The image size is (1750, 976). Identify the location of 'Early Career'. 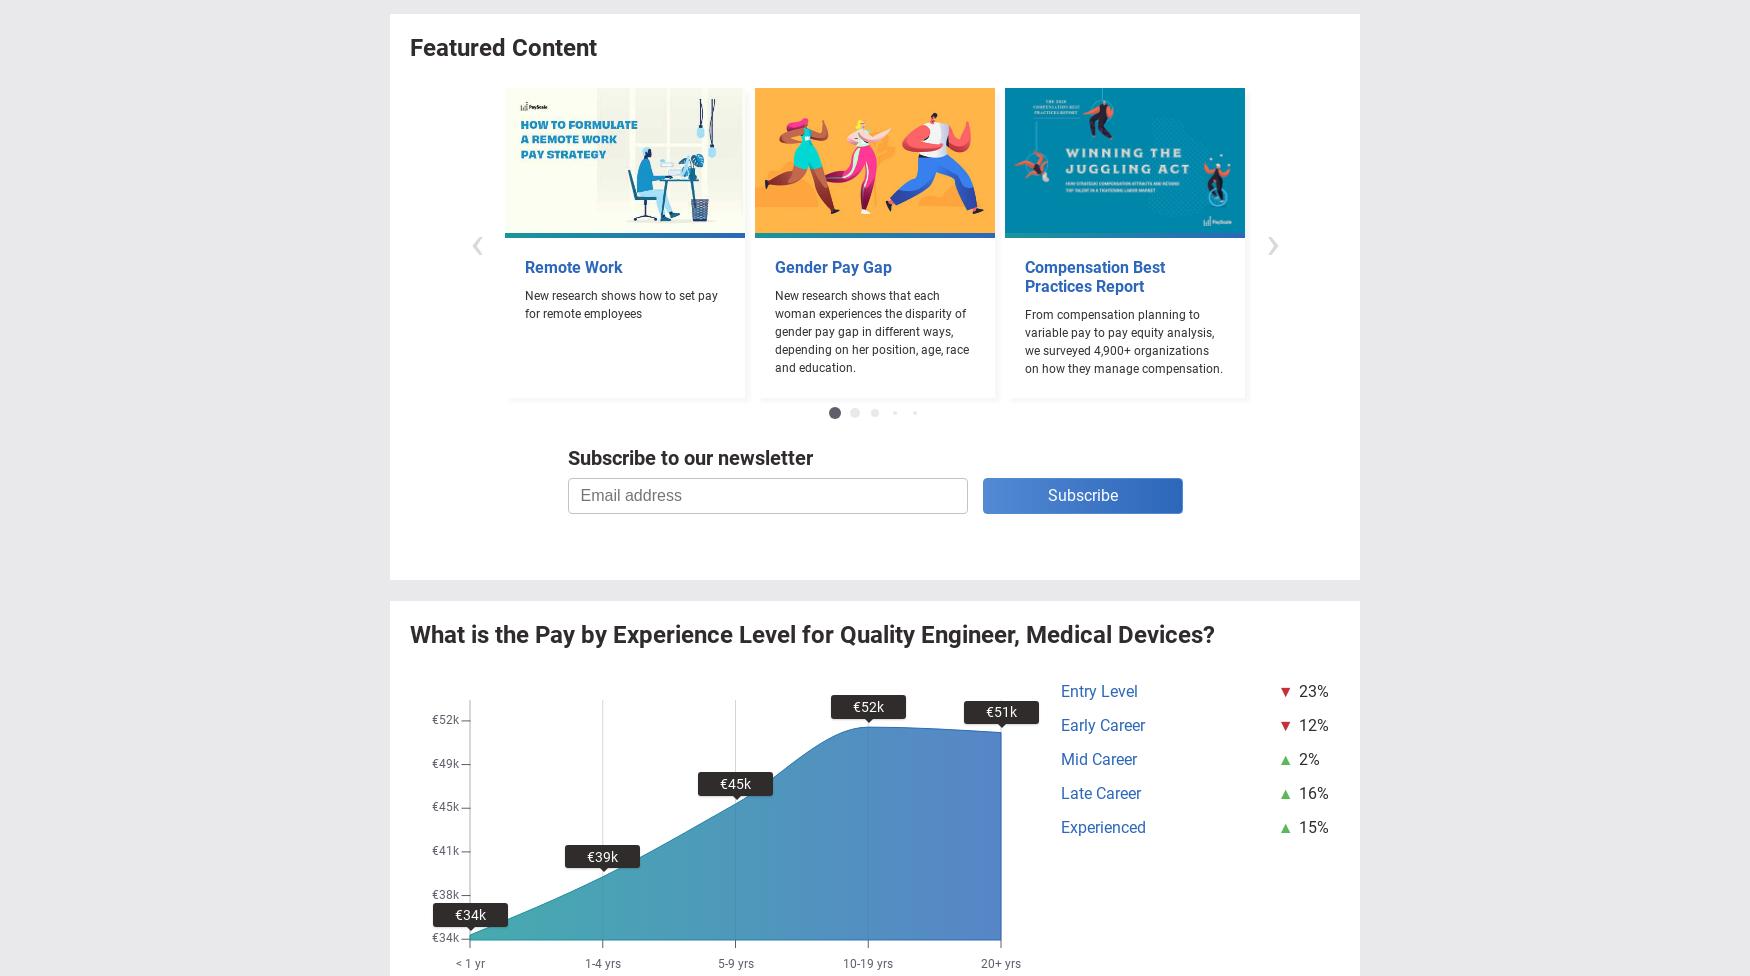
(1103, 723).